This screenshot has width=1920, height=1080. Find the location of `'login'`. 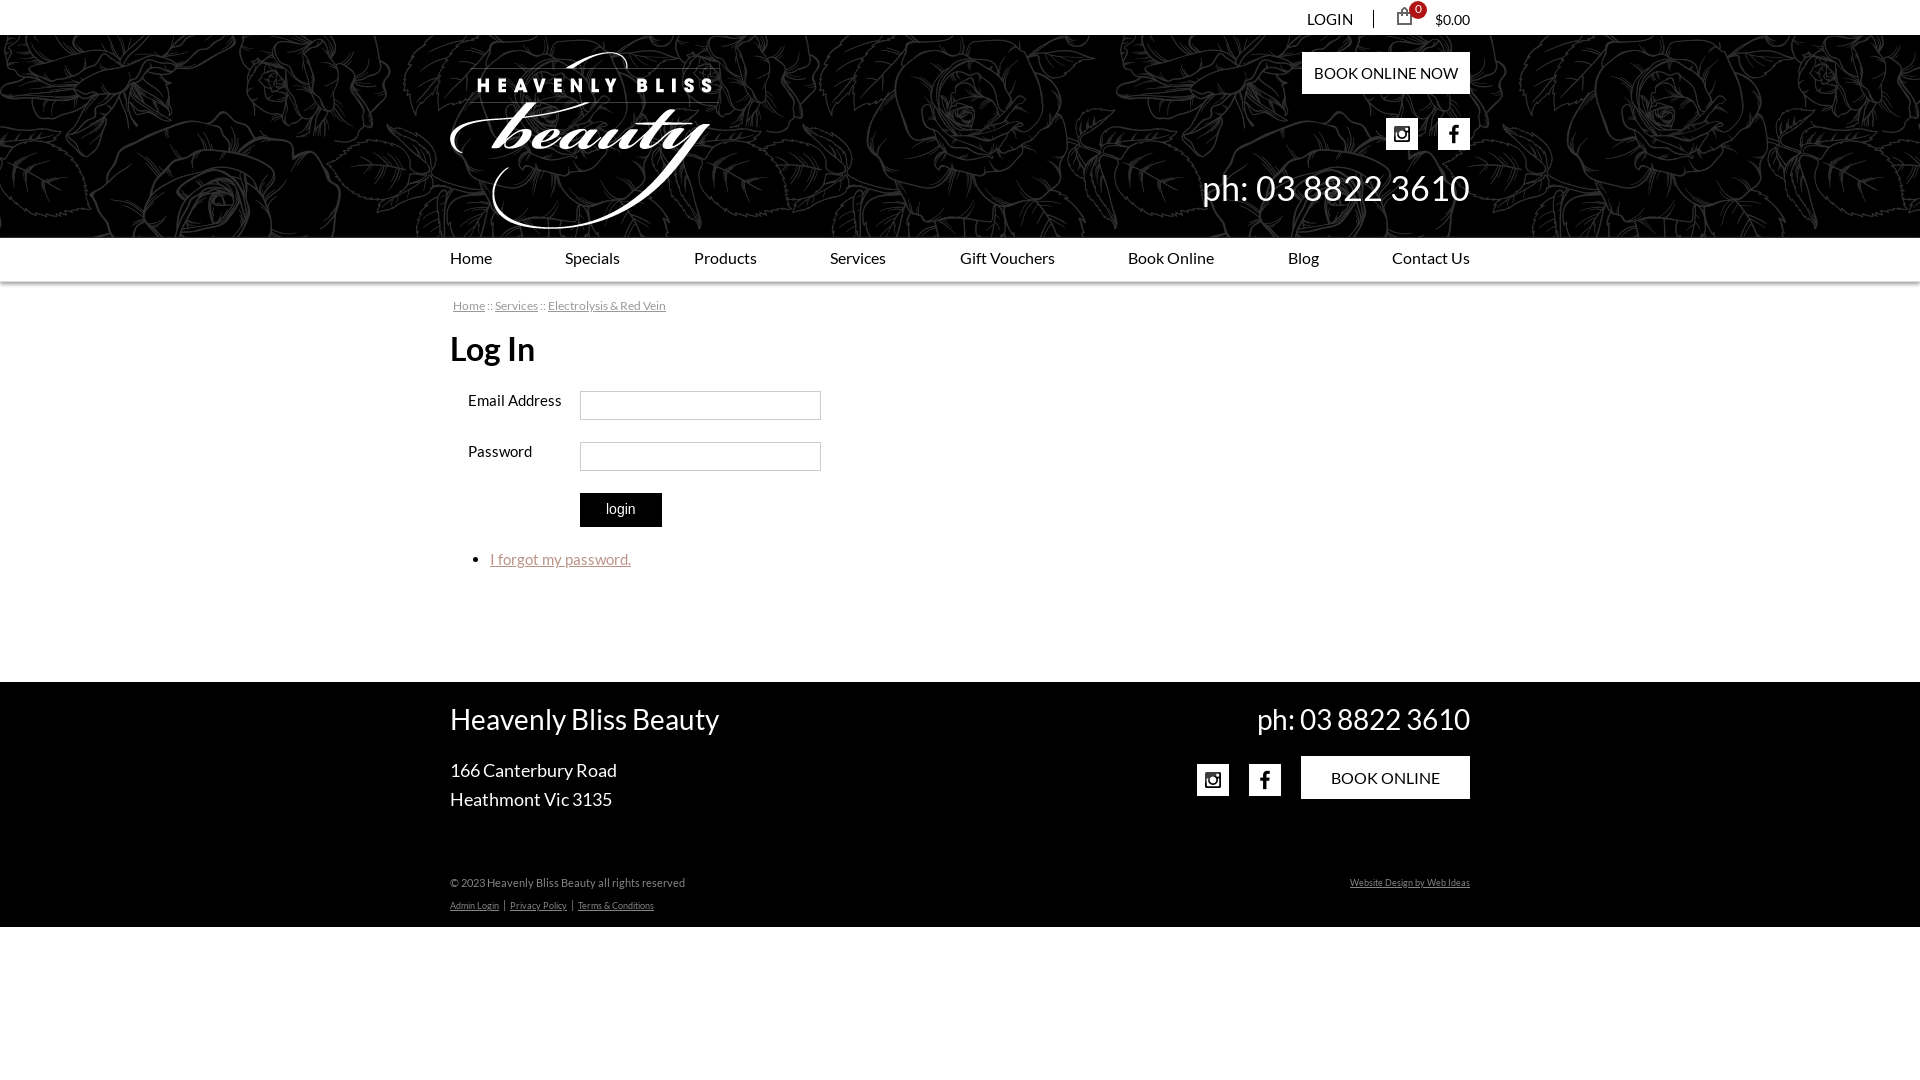

'login' is located at coordinates (619, 508).